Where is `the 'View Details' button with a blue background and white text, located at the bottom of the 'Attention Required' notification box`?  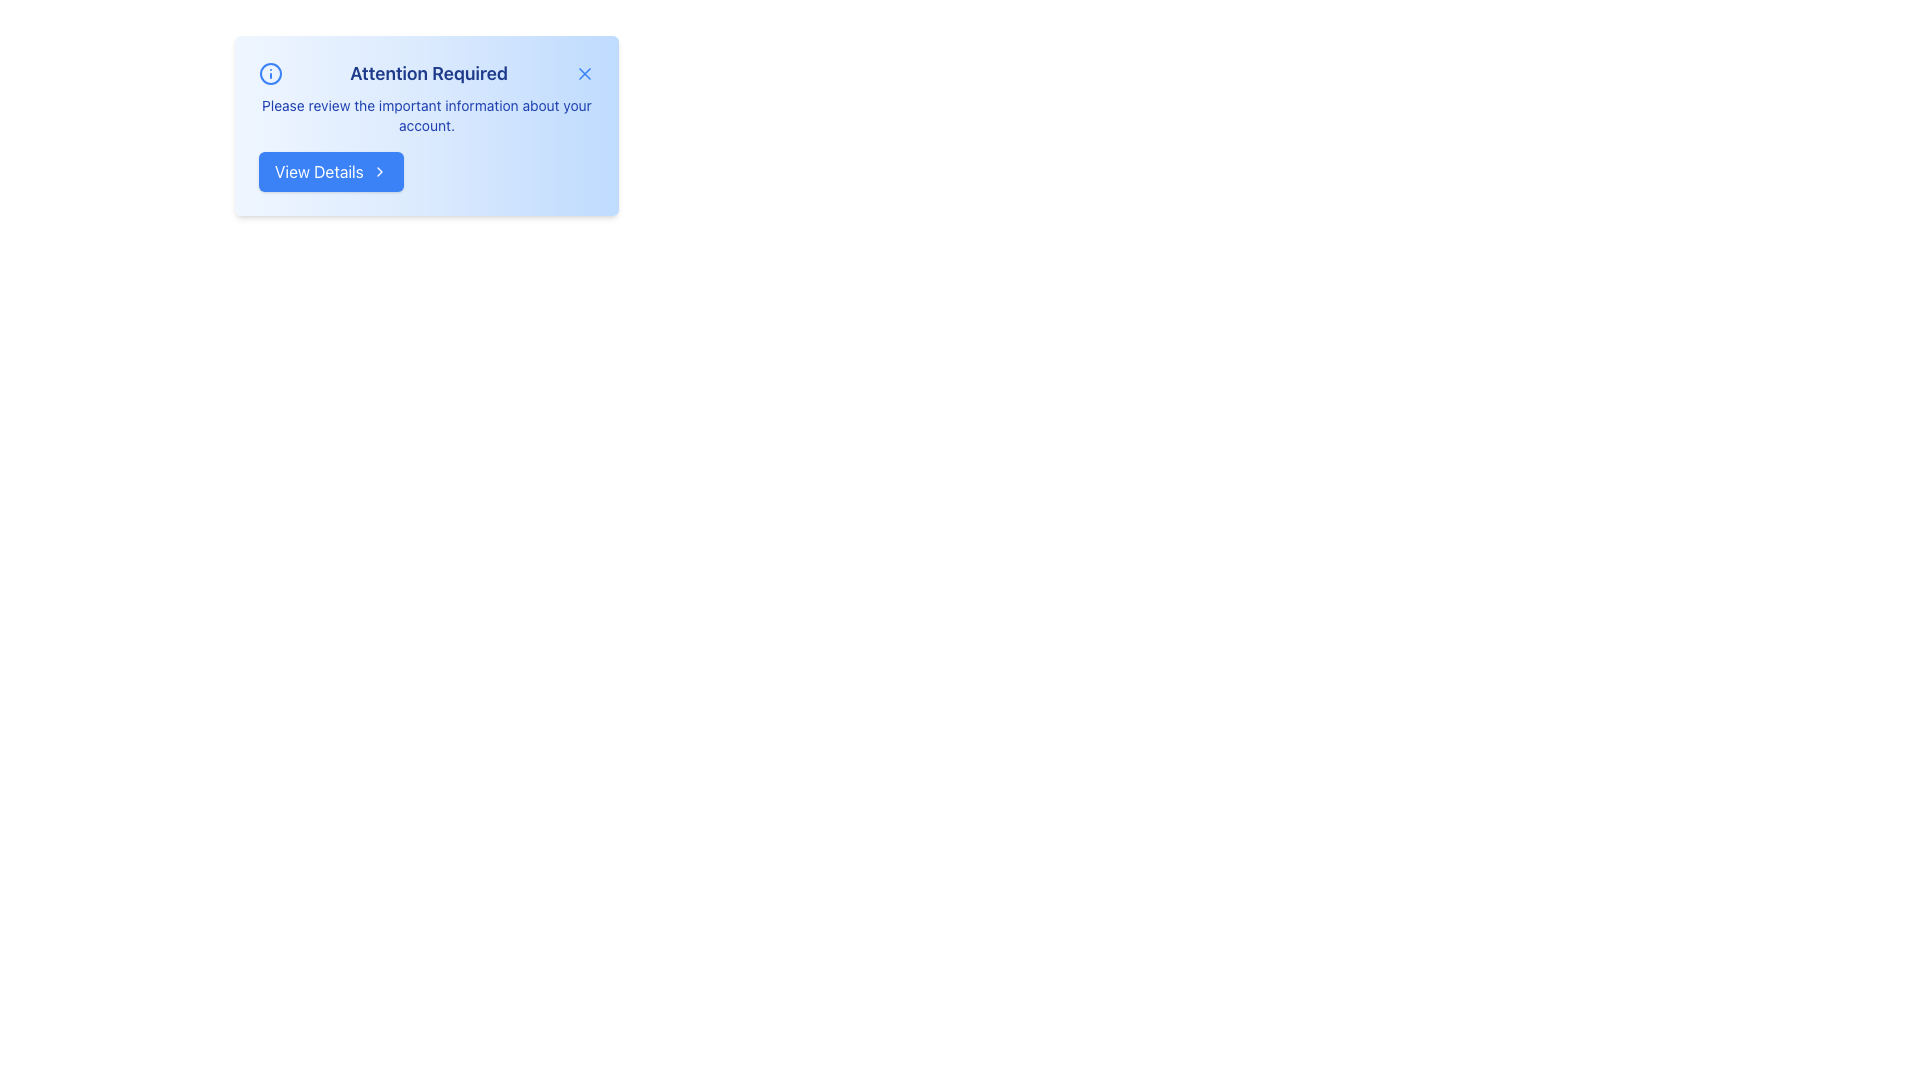
the 'View Details' button with a blue background and white text, located at the bottom of the 'Attention Required' notification box is located at coordinates (331, 171).